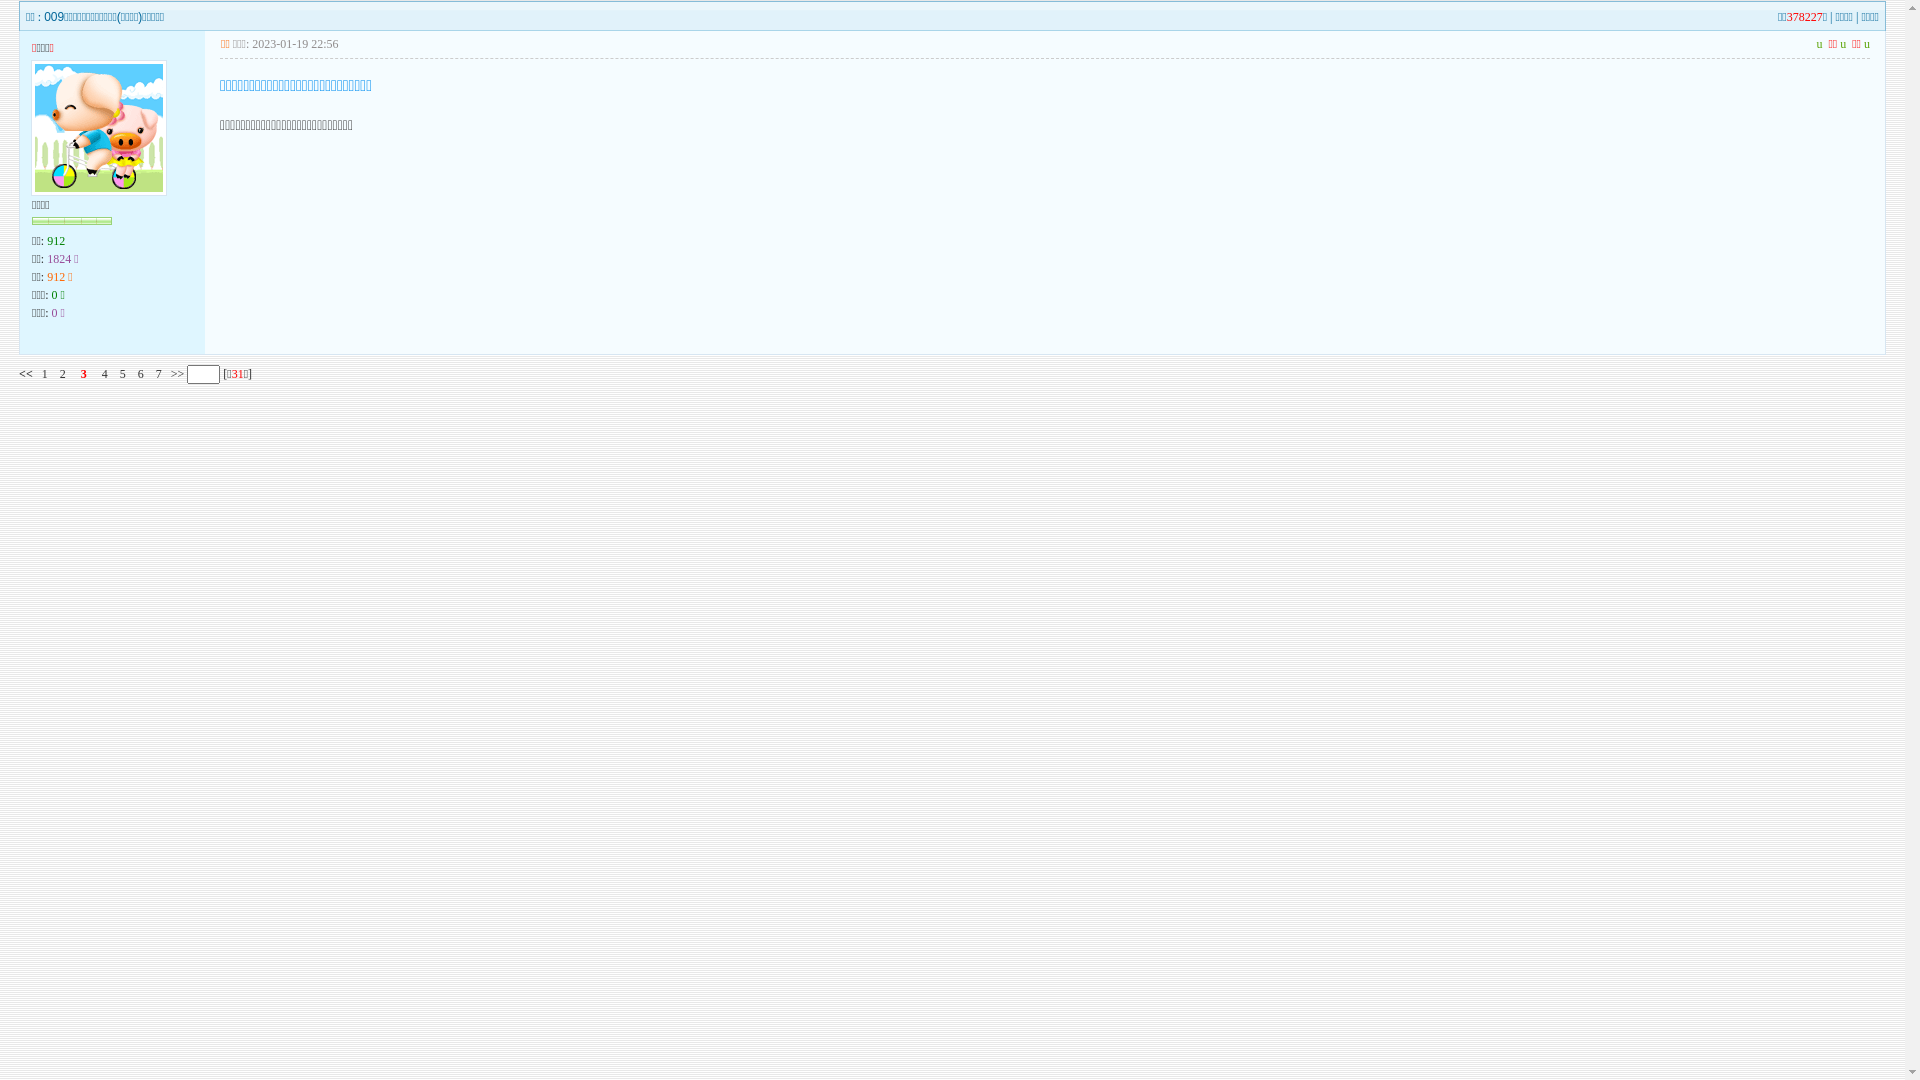 The height and width of the screenshot is (1080, 1920). I want to click on '5', so click(122, 374).